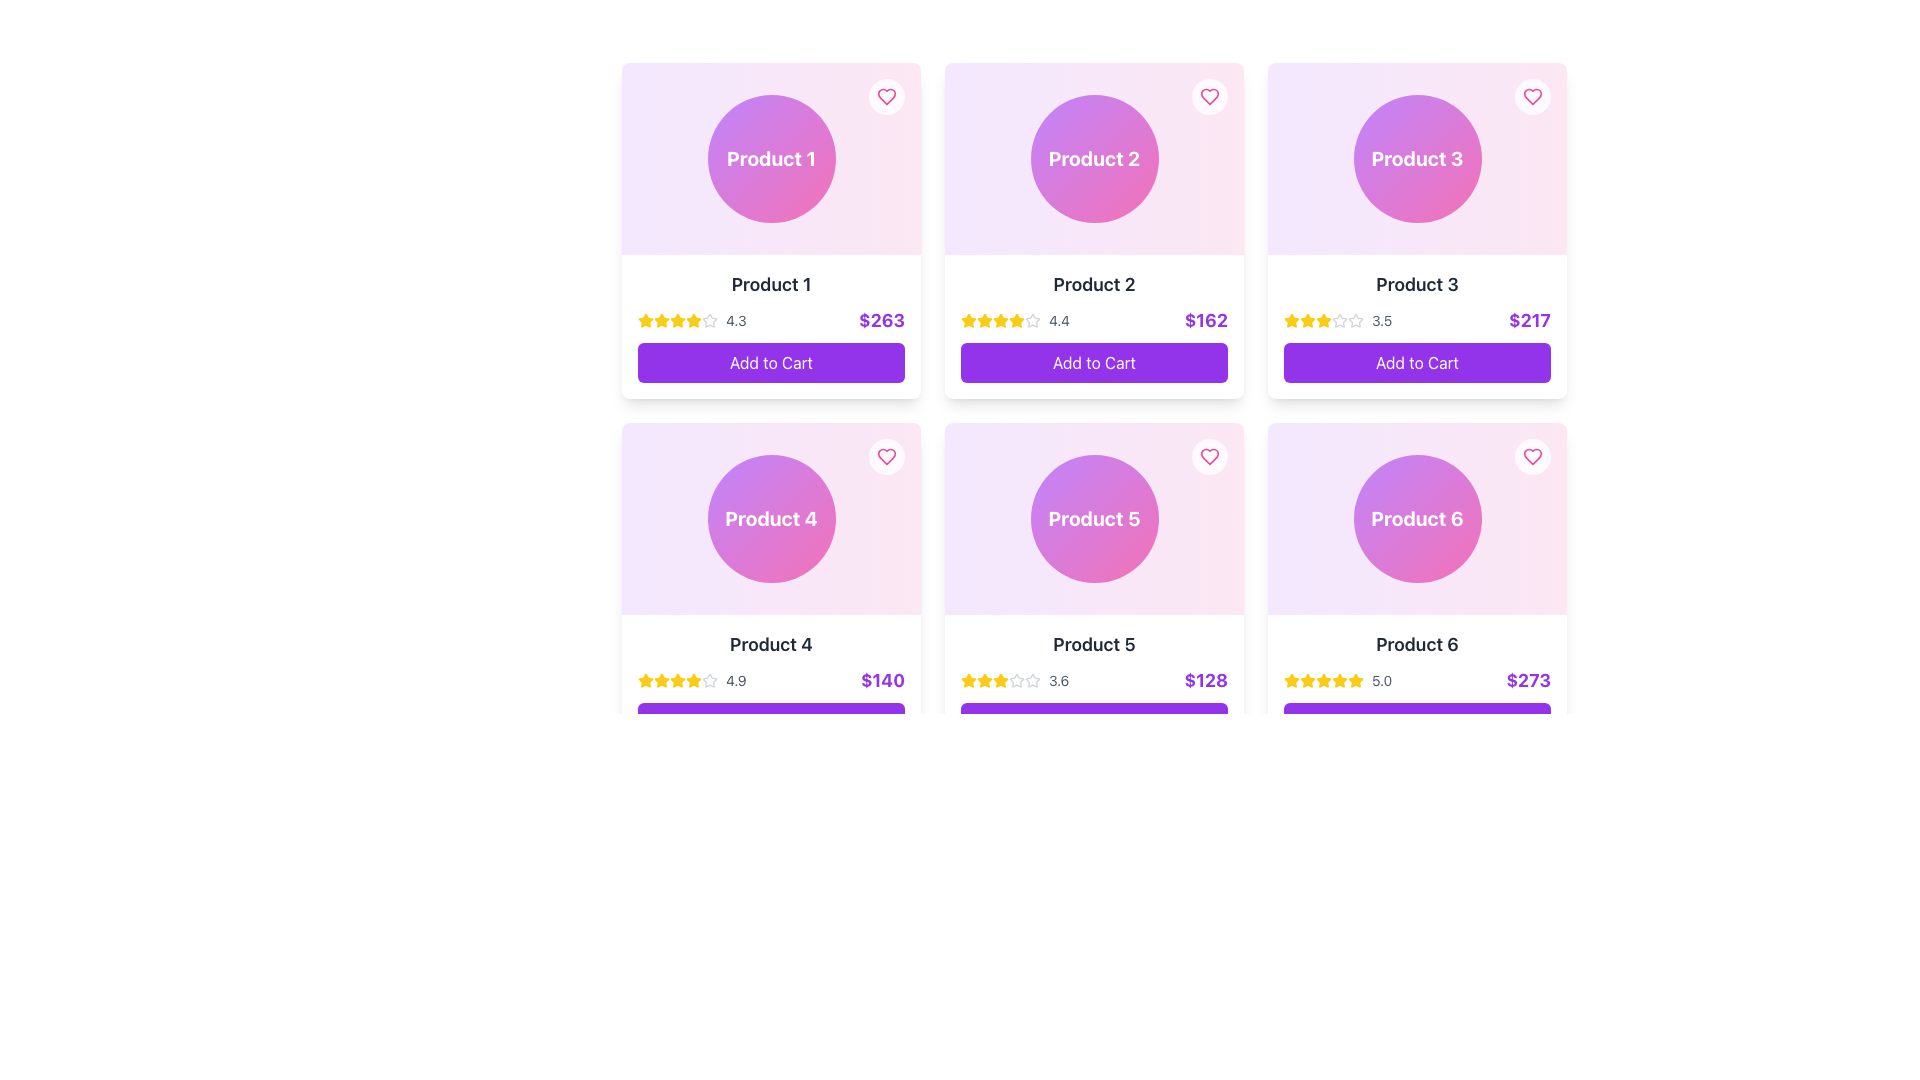  Describe the element at coordinates (662, 679) in the screenshot. I see `the leftmost star icon in the rating section of the card labeled 'Product 4' to provide a rating` at that location.